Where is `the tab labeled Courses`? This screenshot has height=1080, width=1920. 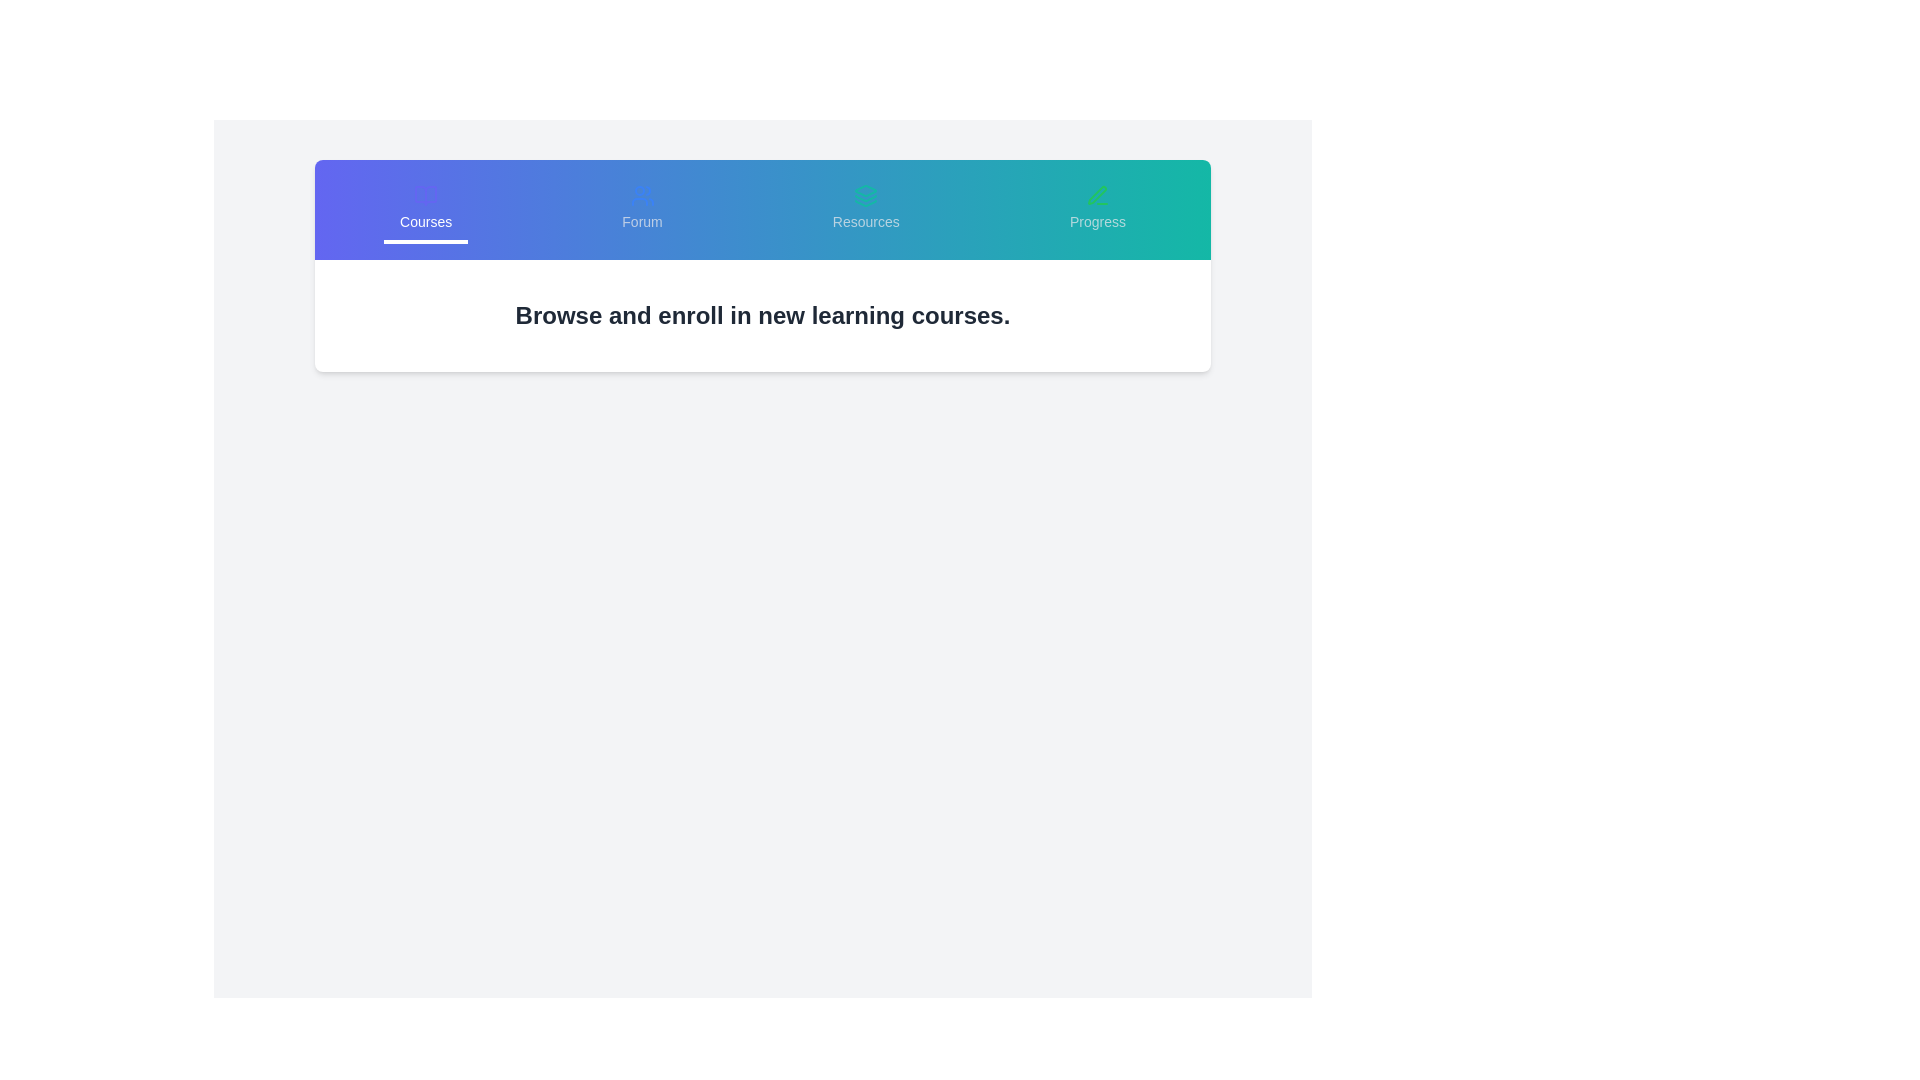
the tab labeled Courses is located at coordinates (425, 209).